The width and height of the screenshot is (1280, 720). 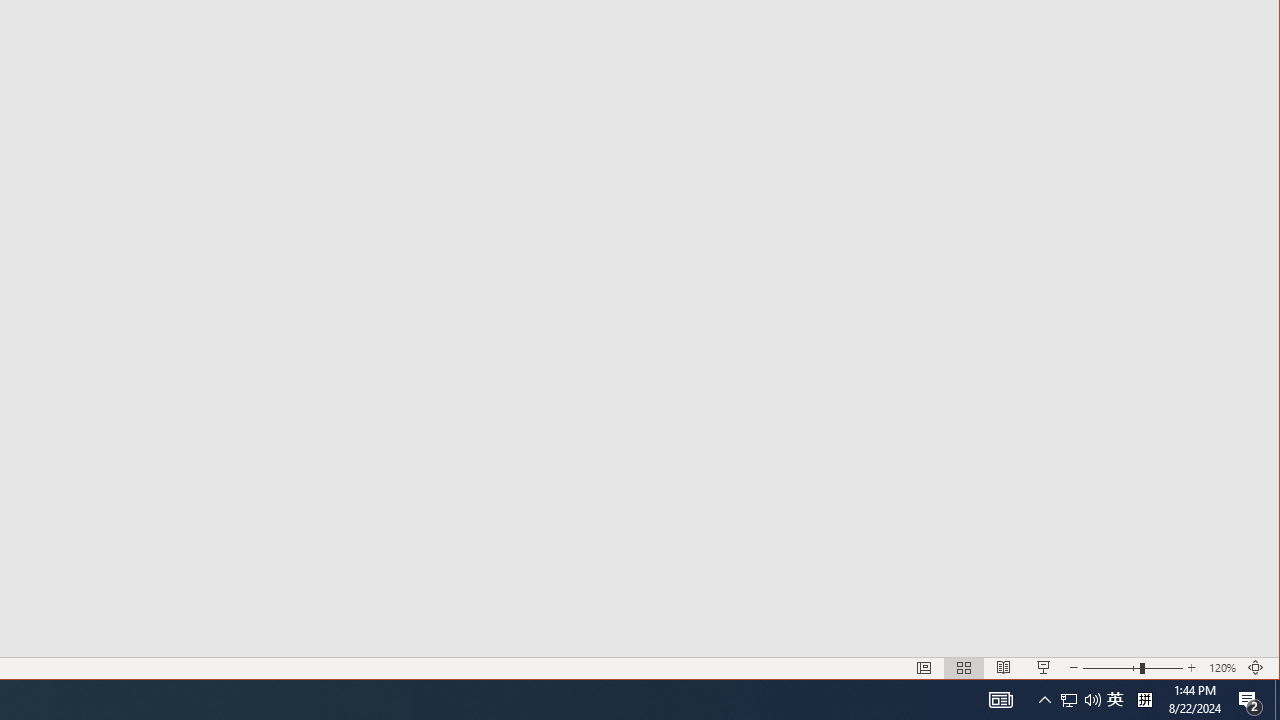 What do you see at coordinates (1250, 698) in the screenshot?
I see `'Action Center, 2 new notifications'` at bounding box center [1250, 698].